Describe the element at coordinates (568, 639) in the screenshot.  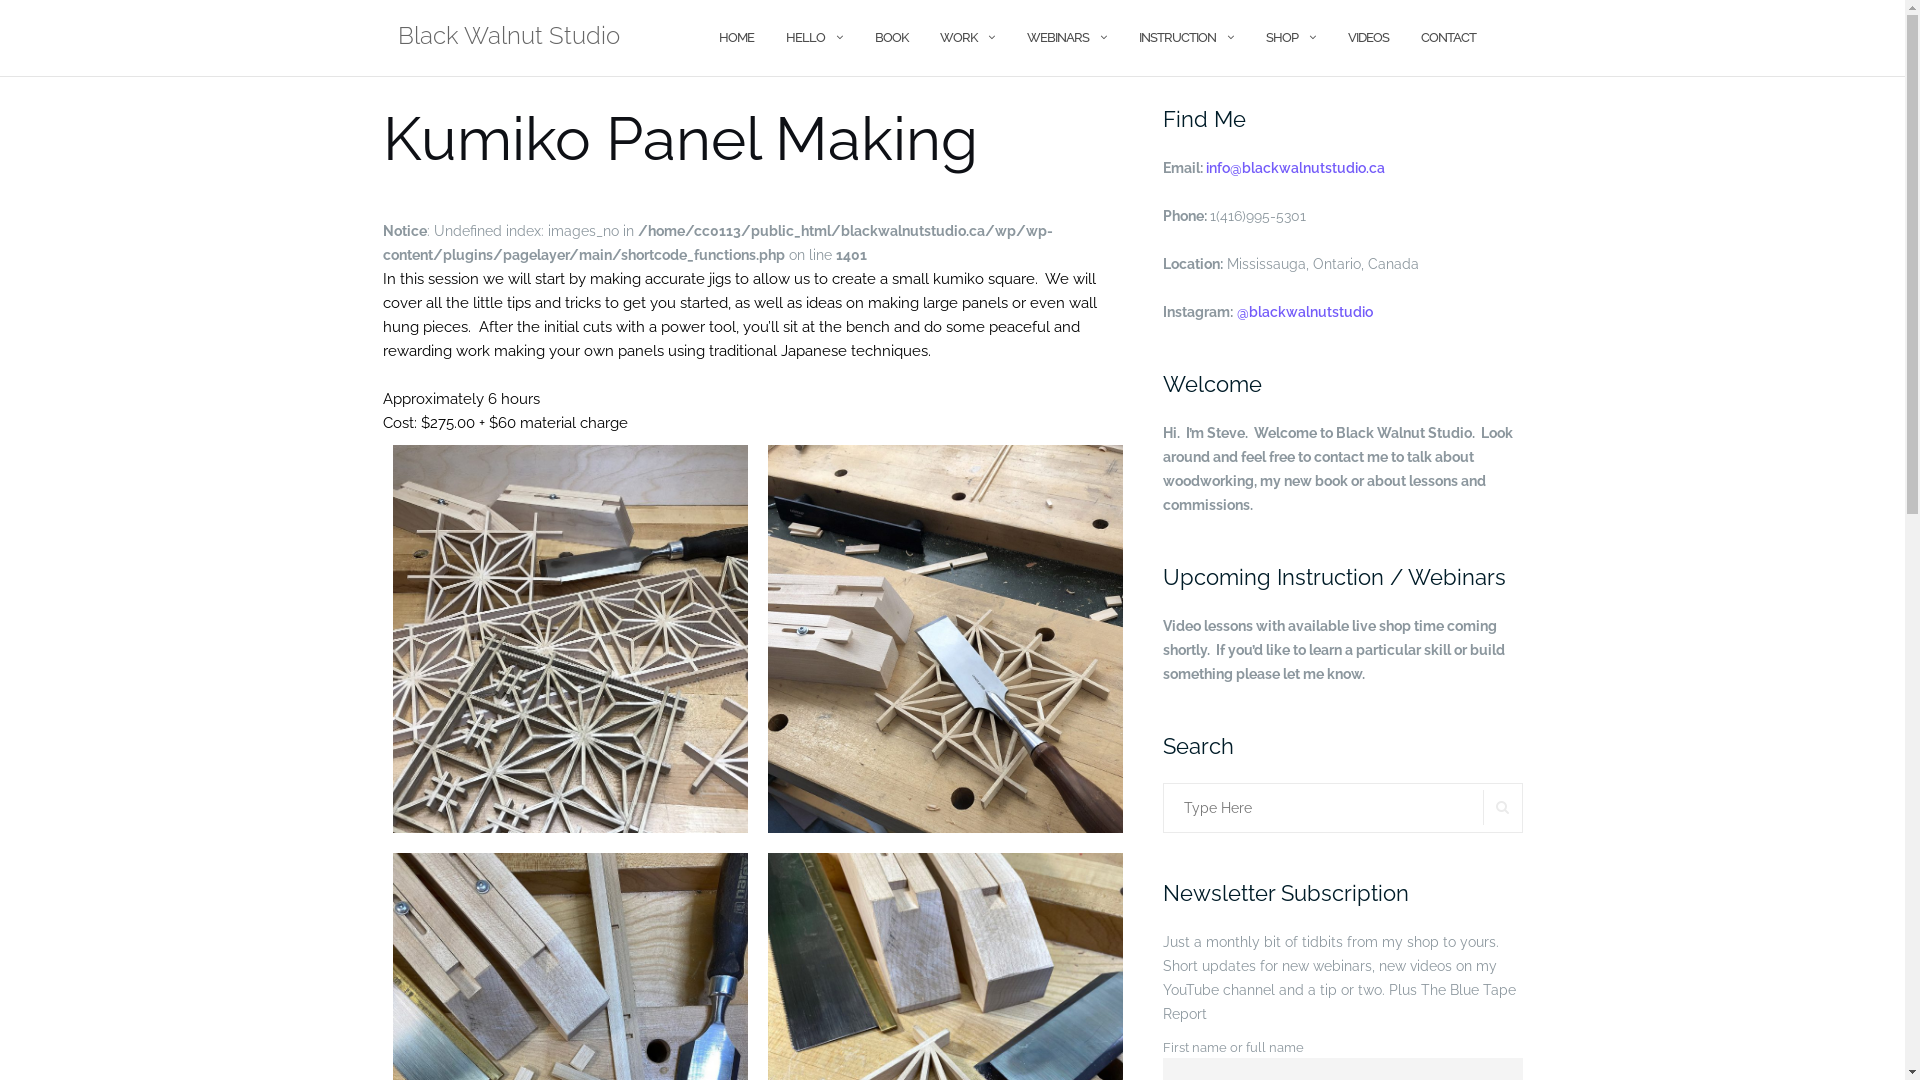
I see `'kumiko lead'` at that location.